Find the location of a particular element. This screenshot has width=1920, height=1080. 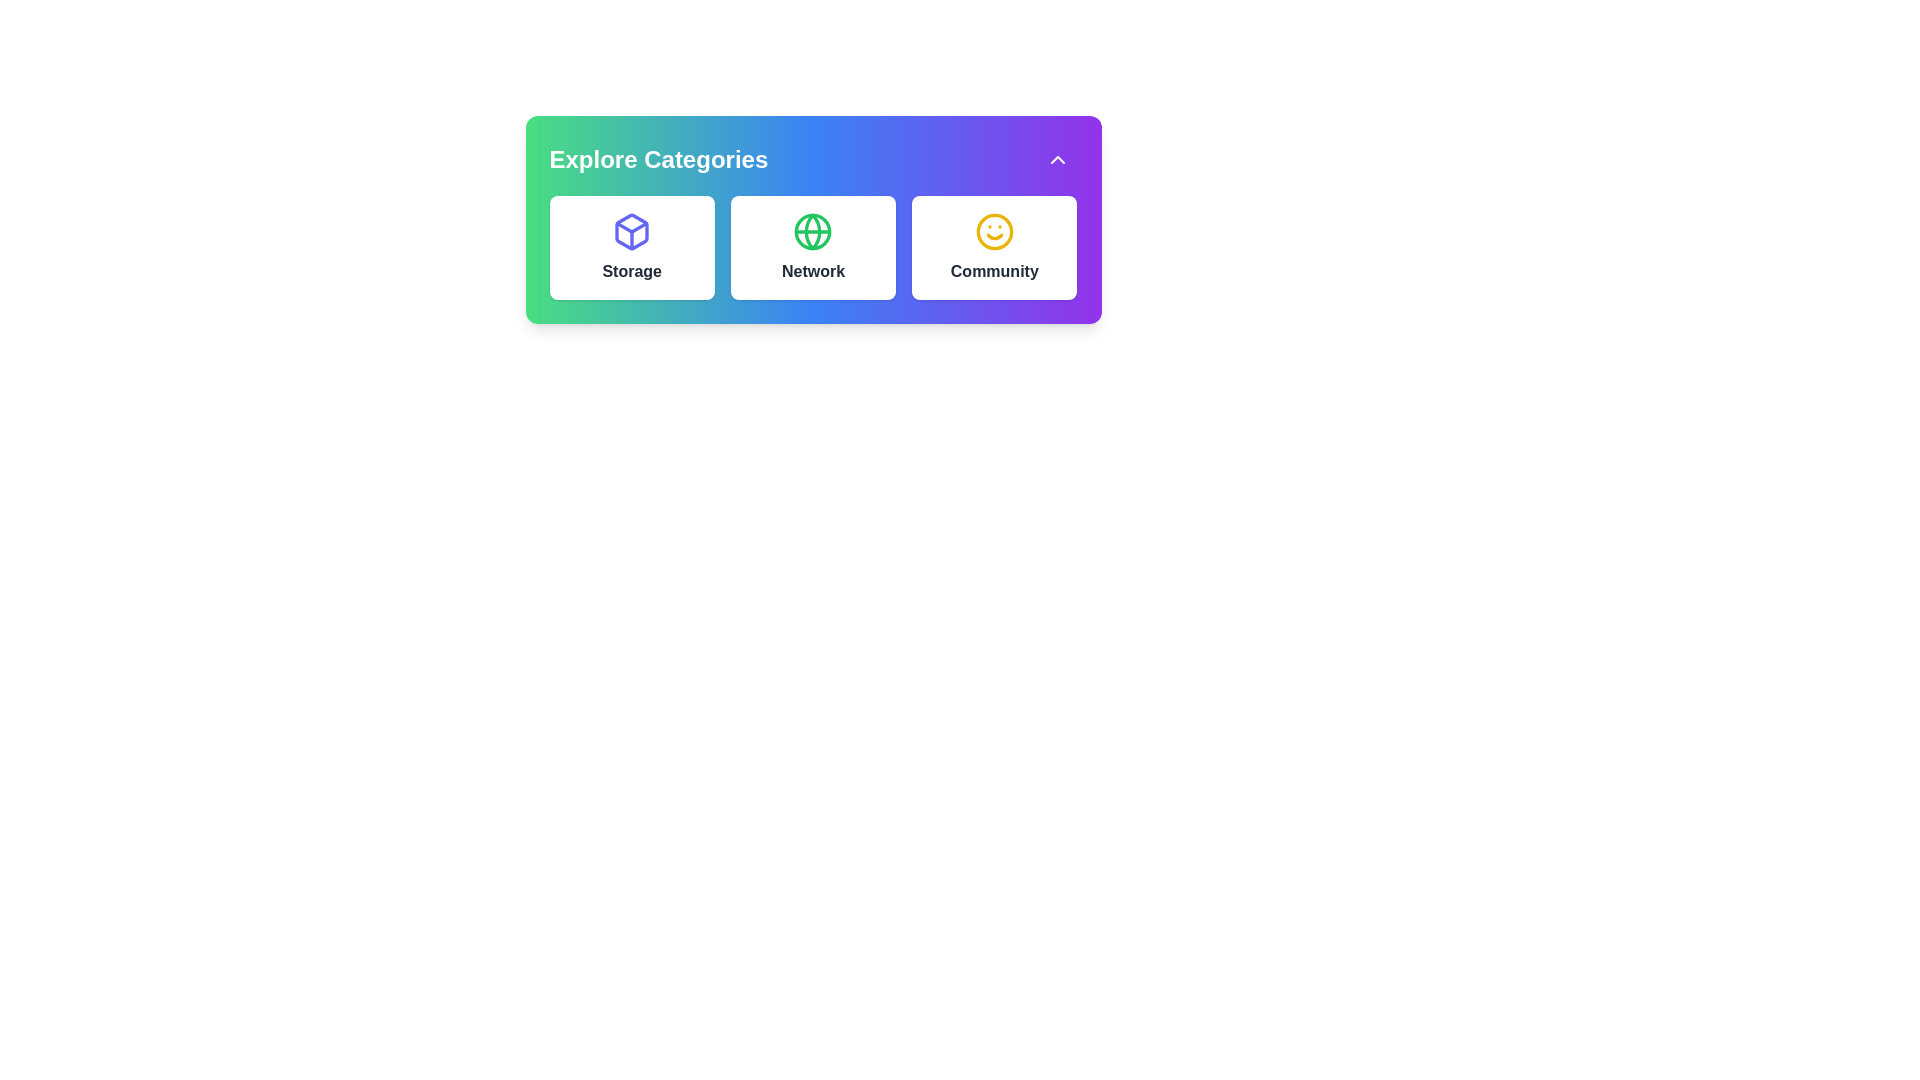

the 'Network' category card in the center column of the grid under 'Explore Categories' is located at coordinates (813, 246).